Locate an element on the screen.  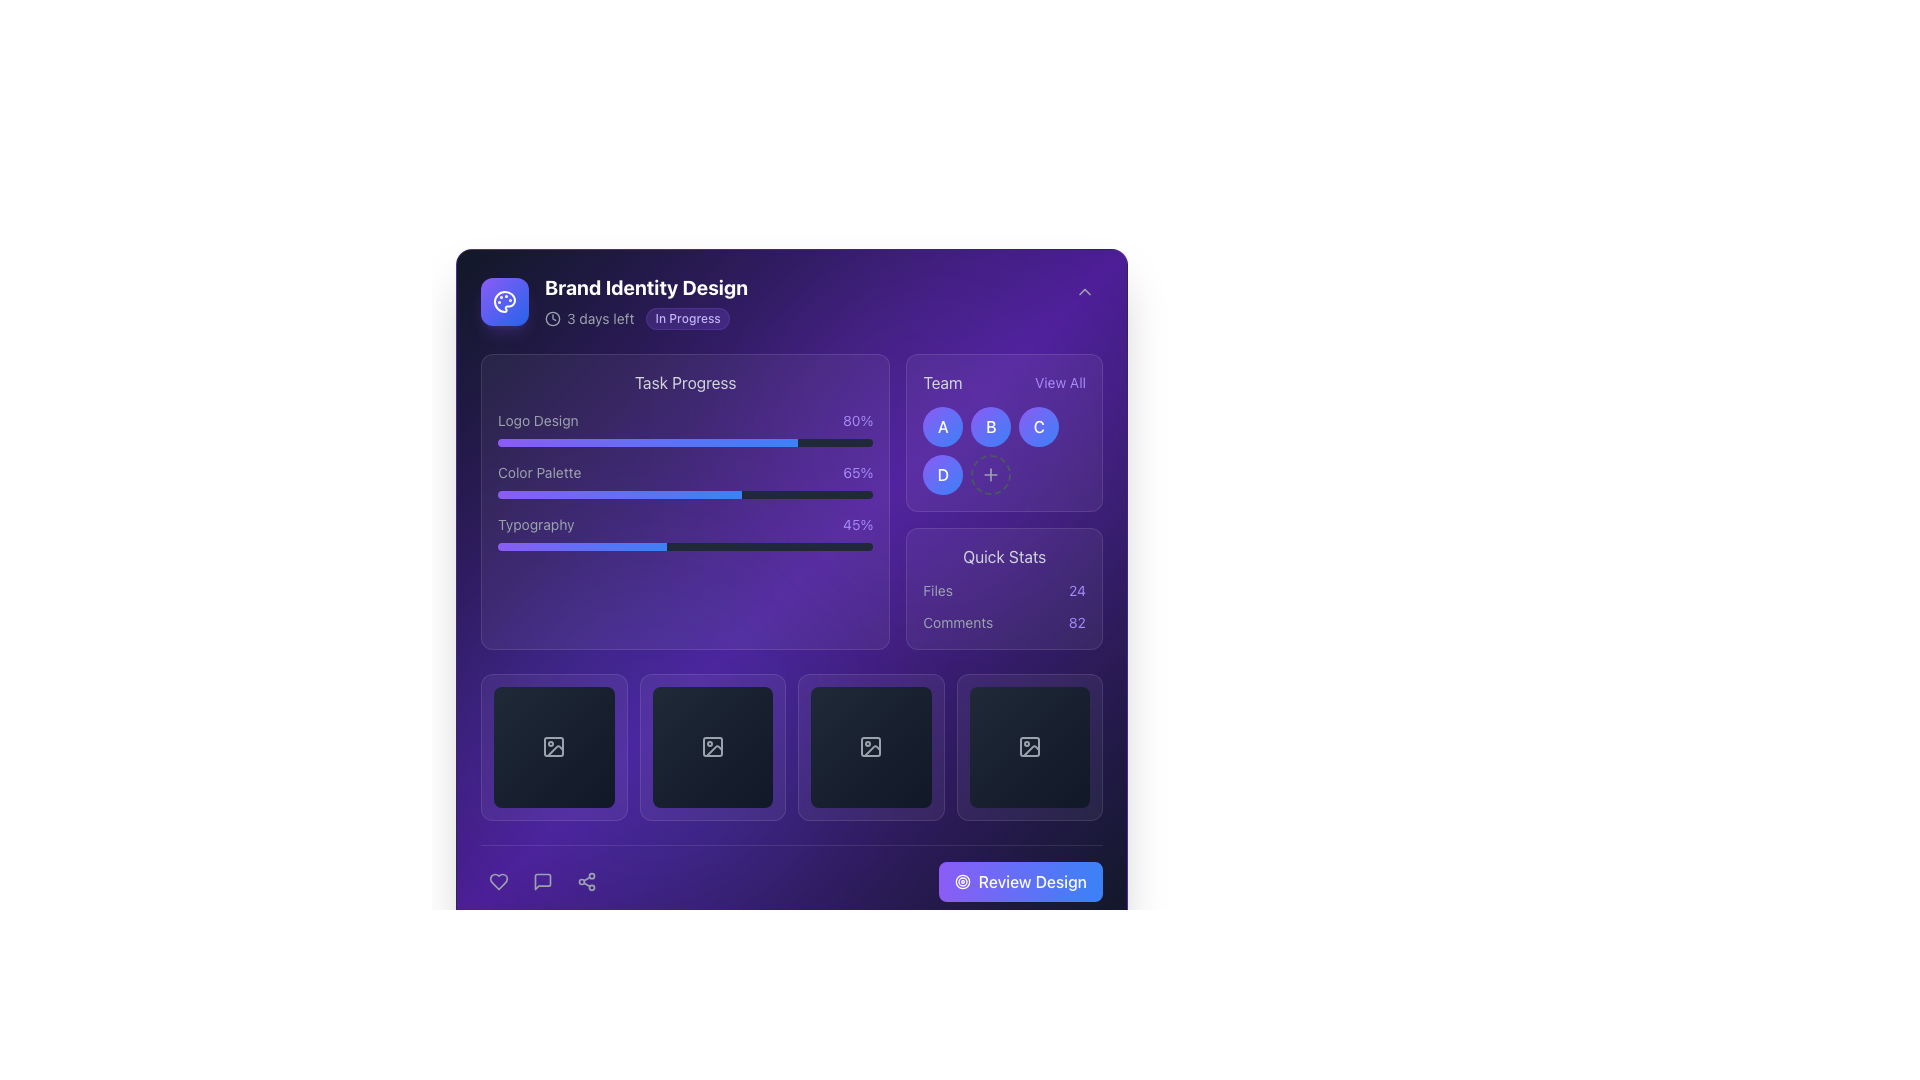
the Progress Indicator representing 80% completion of the 'Logo Design' task, located in the 'Task Progress' section is located at coordinates (685, 442).